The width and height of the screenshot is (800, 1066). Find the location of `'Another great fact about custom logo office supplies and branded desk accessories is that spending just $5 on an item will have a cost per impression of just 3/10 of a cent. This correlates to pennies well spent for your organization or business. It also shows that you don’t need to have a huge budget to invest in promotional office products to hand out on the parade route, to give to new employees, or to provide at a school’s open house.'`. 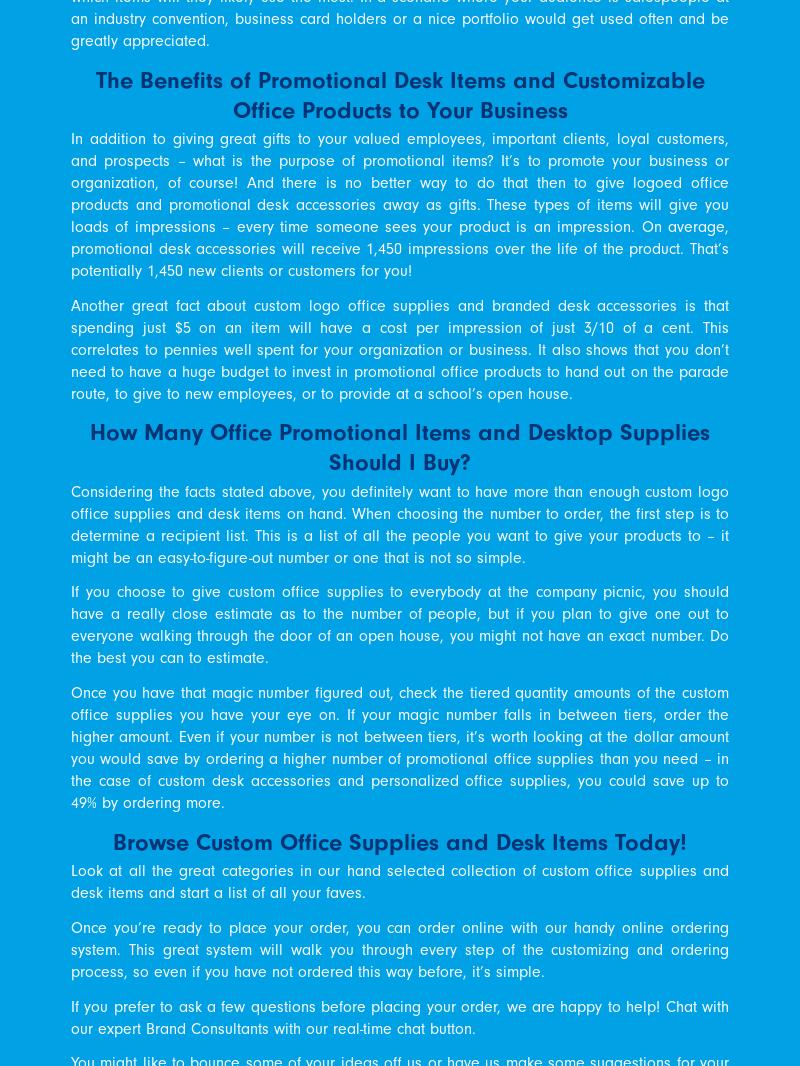

'Another great fact about custom logo office supplies and branded desk accessories is that spending just $5 on an item will have a cost per impression of just 3/10 of a cent. This correlates to pennies well spent for your organization or business. It also shows that you don’t need to have a huge budget to invest in promotional office products to hand out on the parade route, to give to new employees, or to provide at a school’s open house.' is located at coordinates (400, 349).